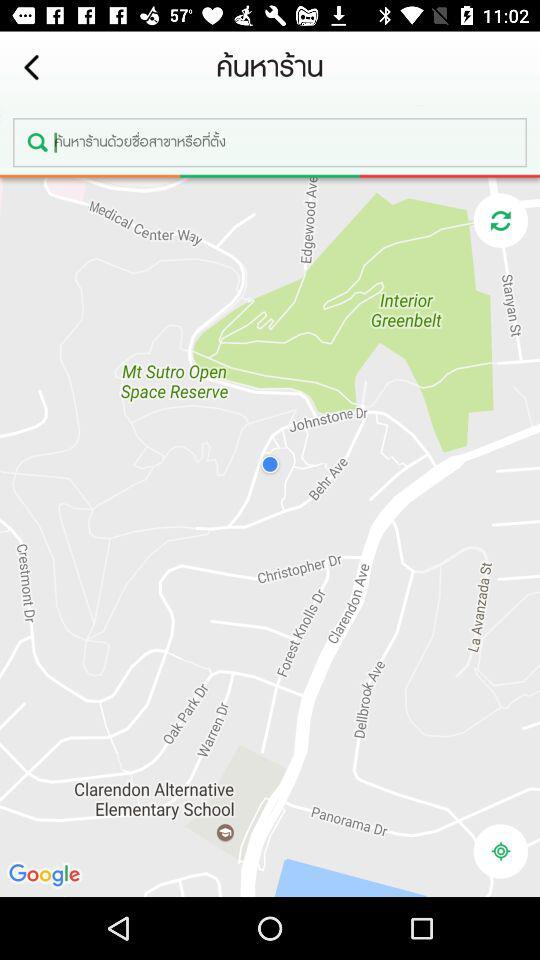  What do you see at coordinates (270, 141) in the screenshot?
I see `search` at bounding box center [270, 141].